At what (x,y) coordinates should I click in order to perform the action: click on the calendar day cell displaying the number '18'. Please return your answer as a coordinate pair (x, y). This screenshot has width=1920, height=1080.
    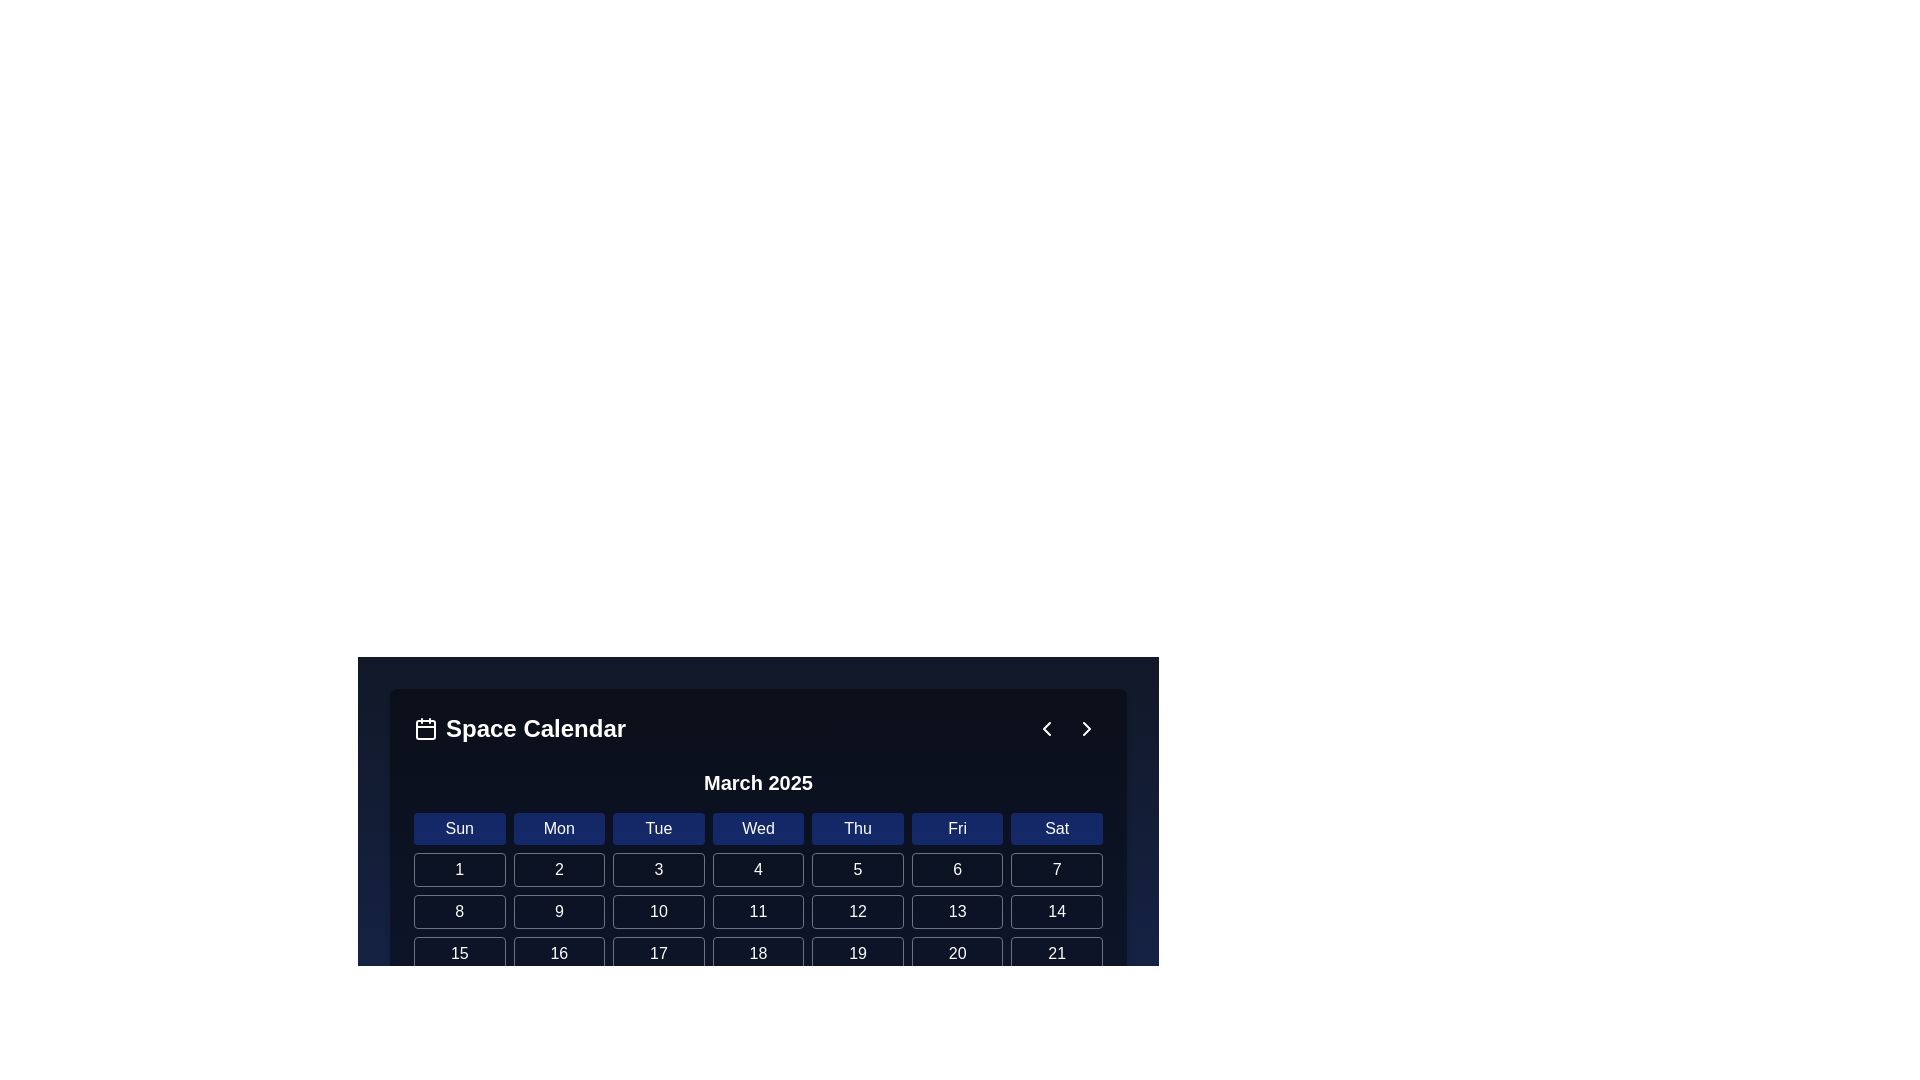
    Looking at the image, I should click on (757, 952).